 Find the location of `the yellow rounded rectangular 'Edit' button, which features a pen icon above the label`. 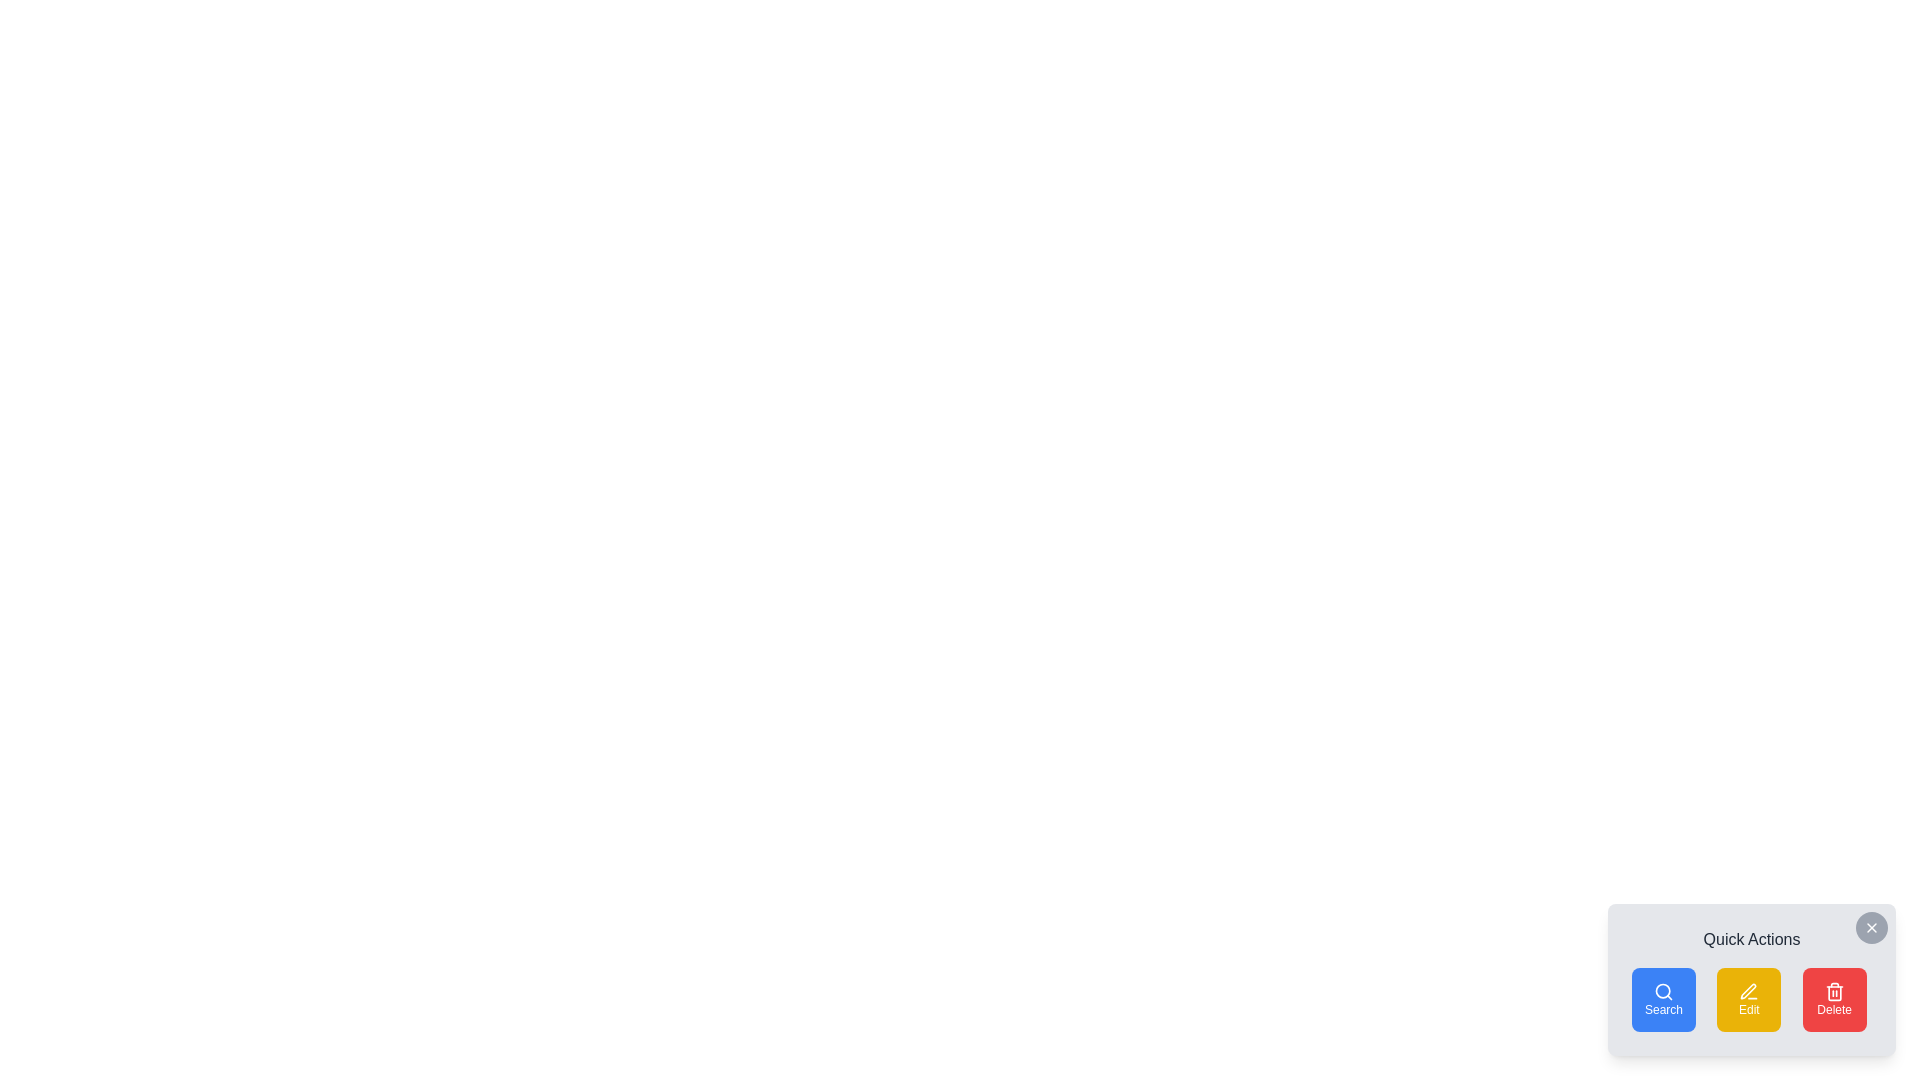

the yellow rounded rectangular 'Edit' button, which features a pen icon above the label is located at coordinates (1751, 999).